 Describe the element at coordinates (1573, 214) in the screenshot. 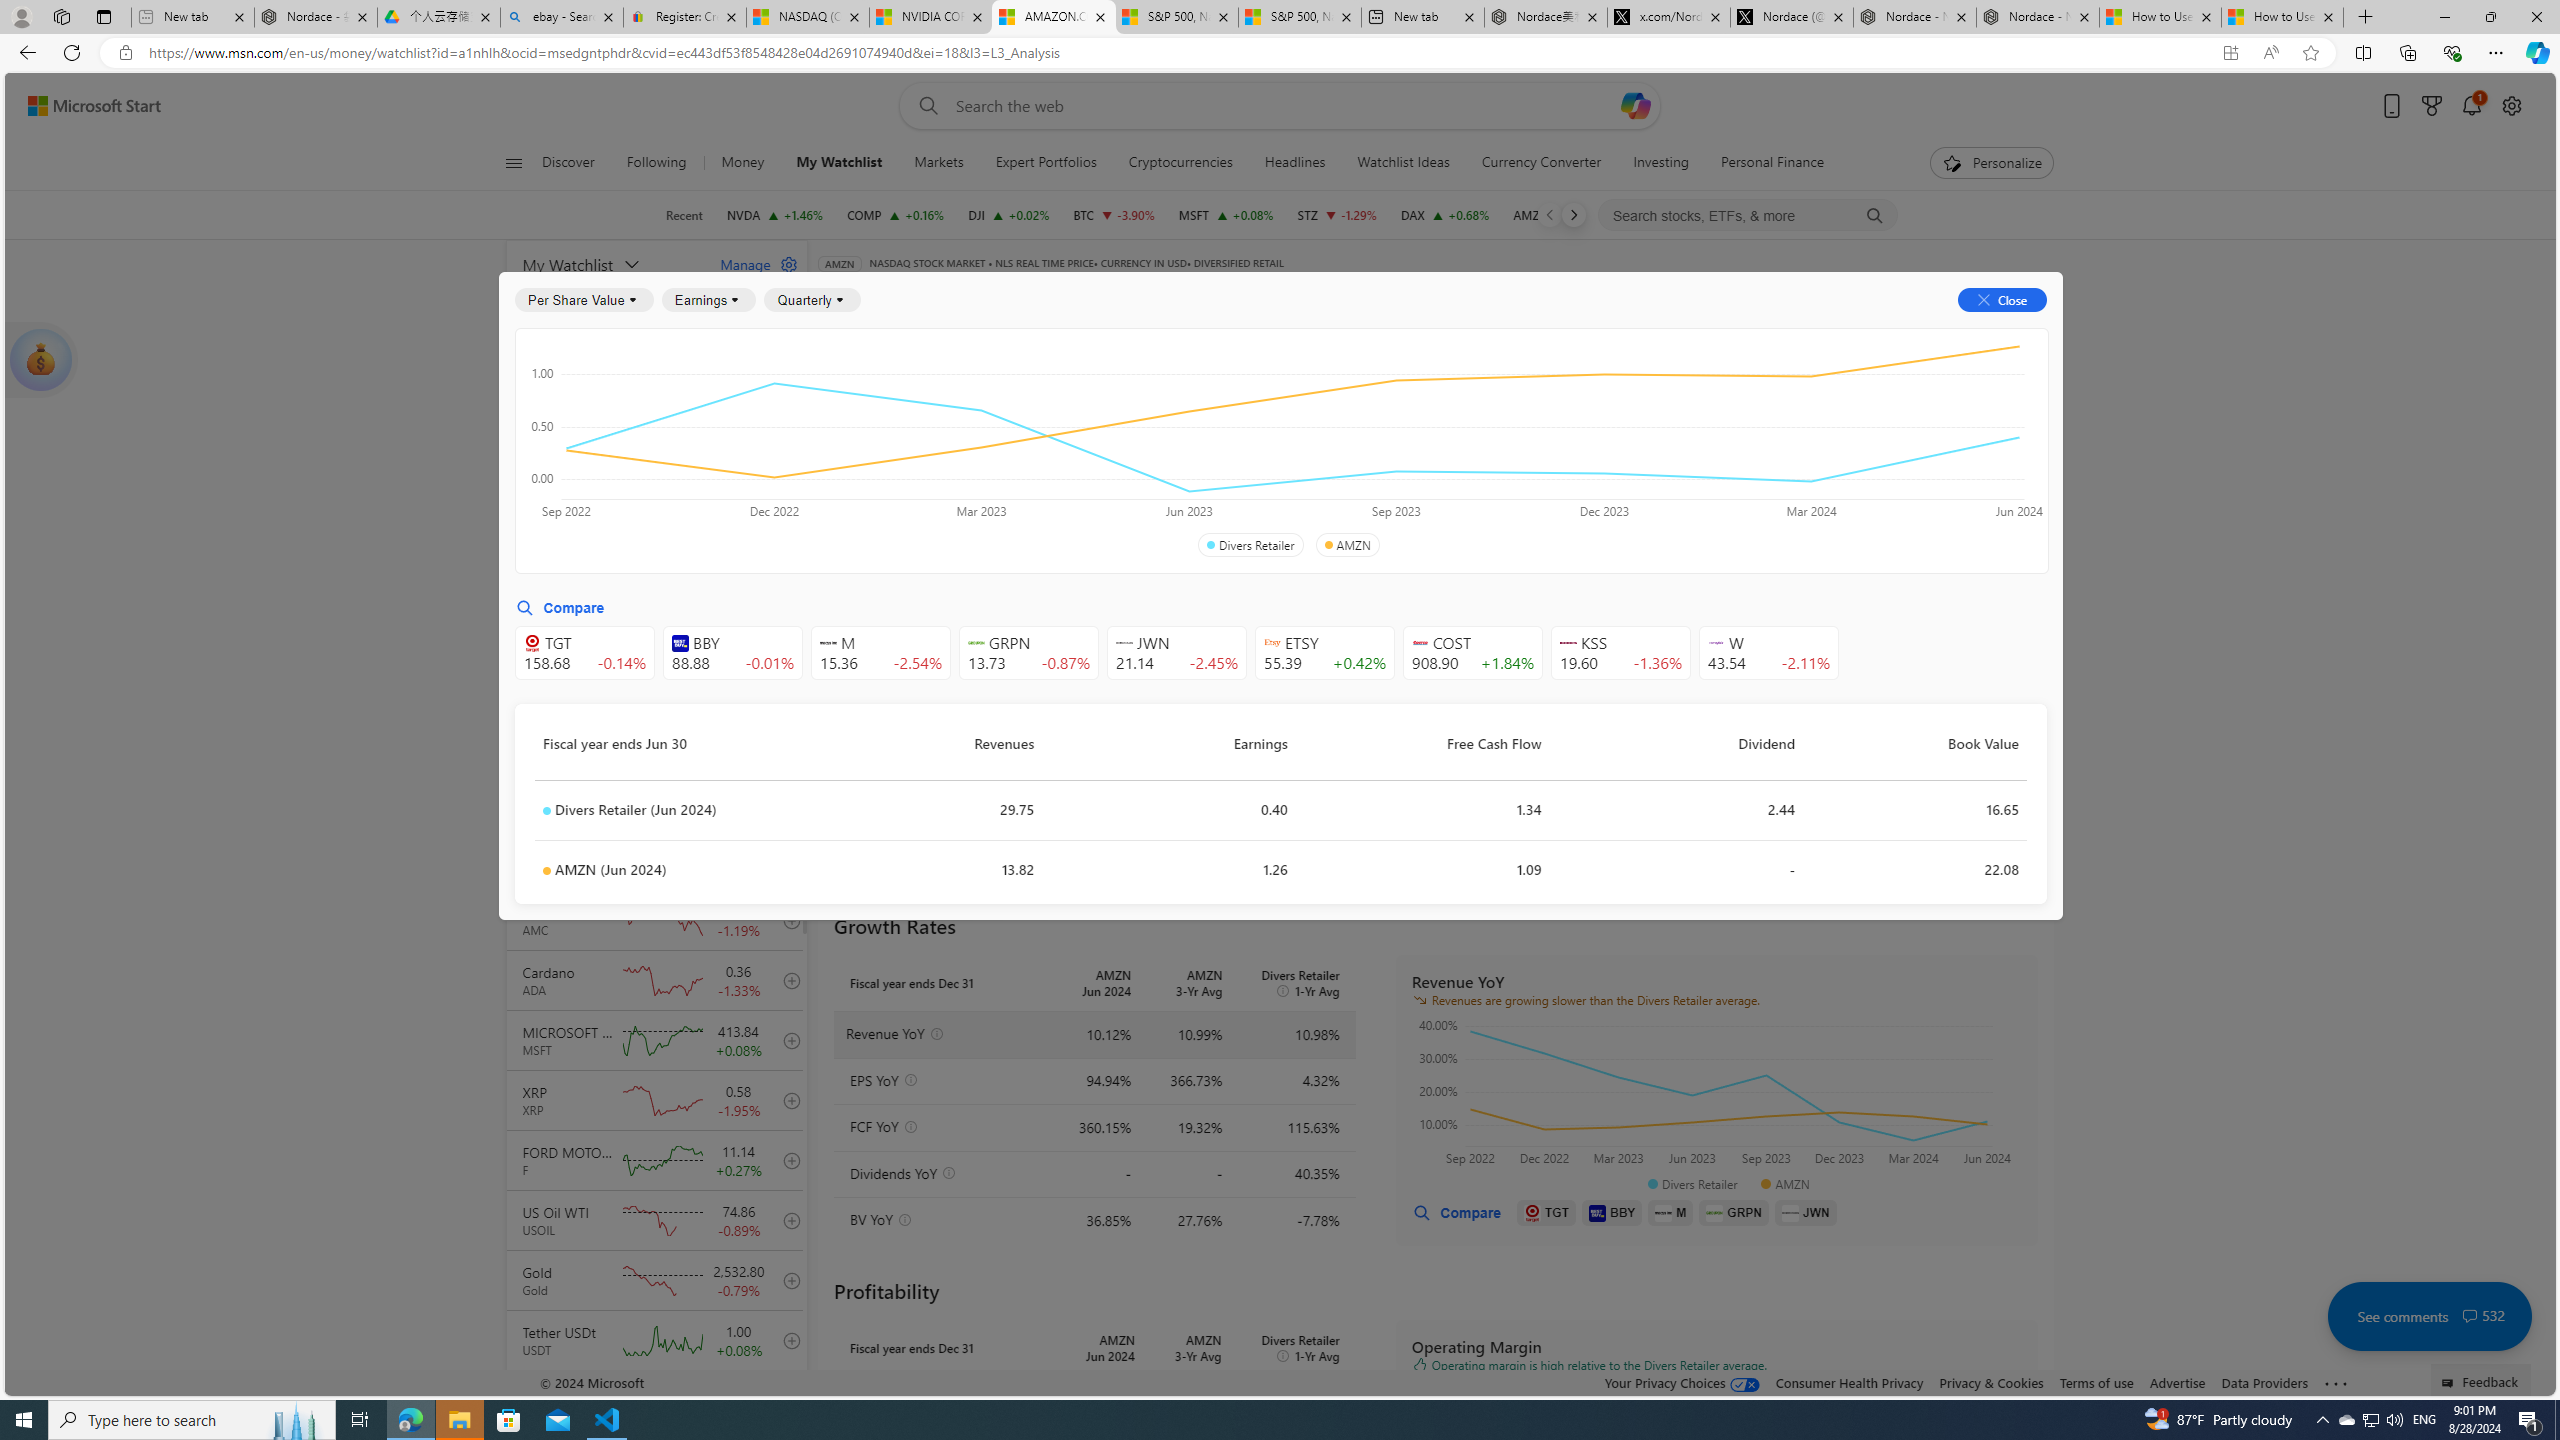

I see `'Next'` at that location.